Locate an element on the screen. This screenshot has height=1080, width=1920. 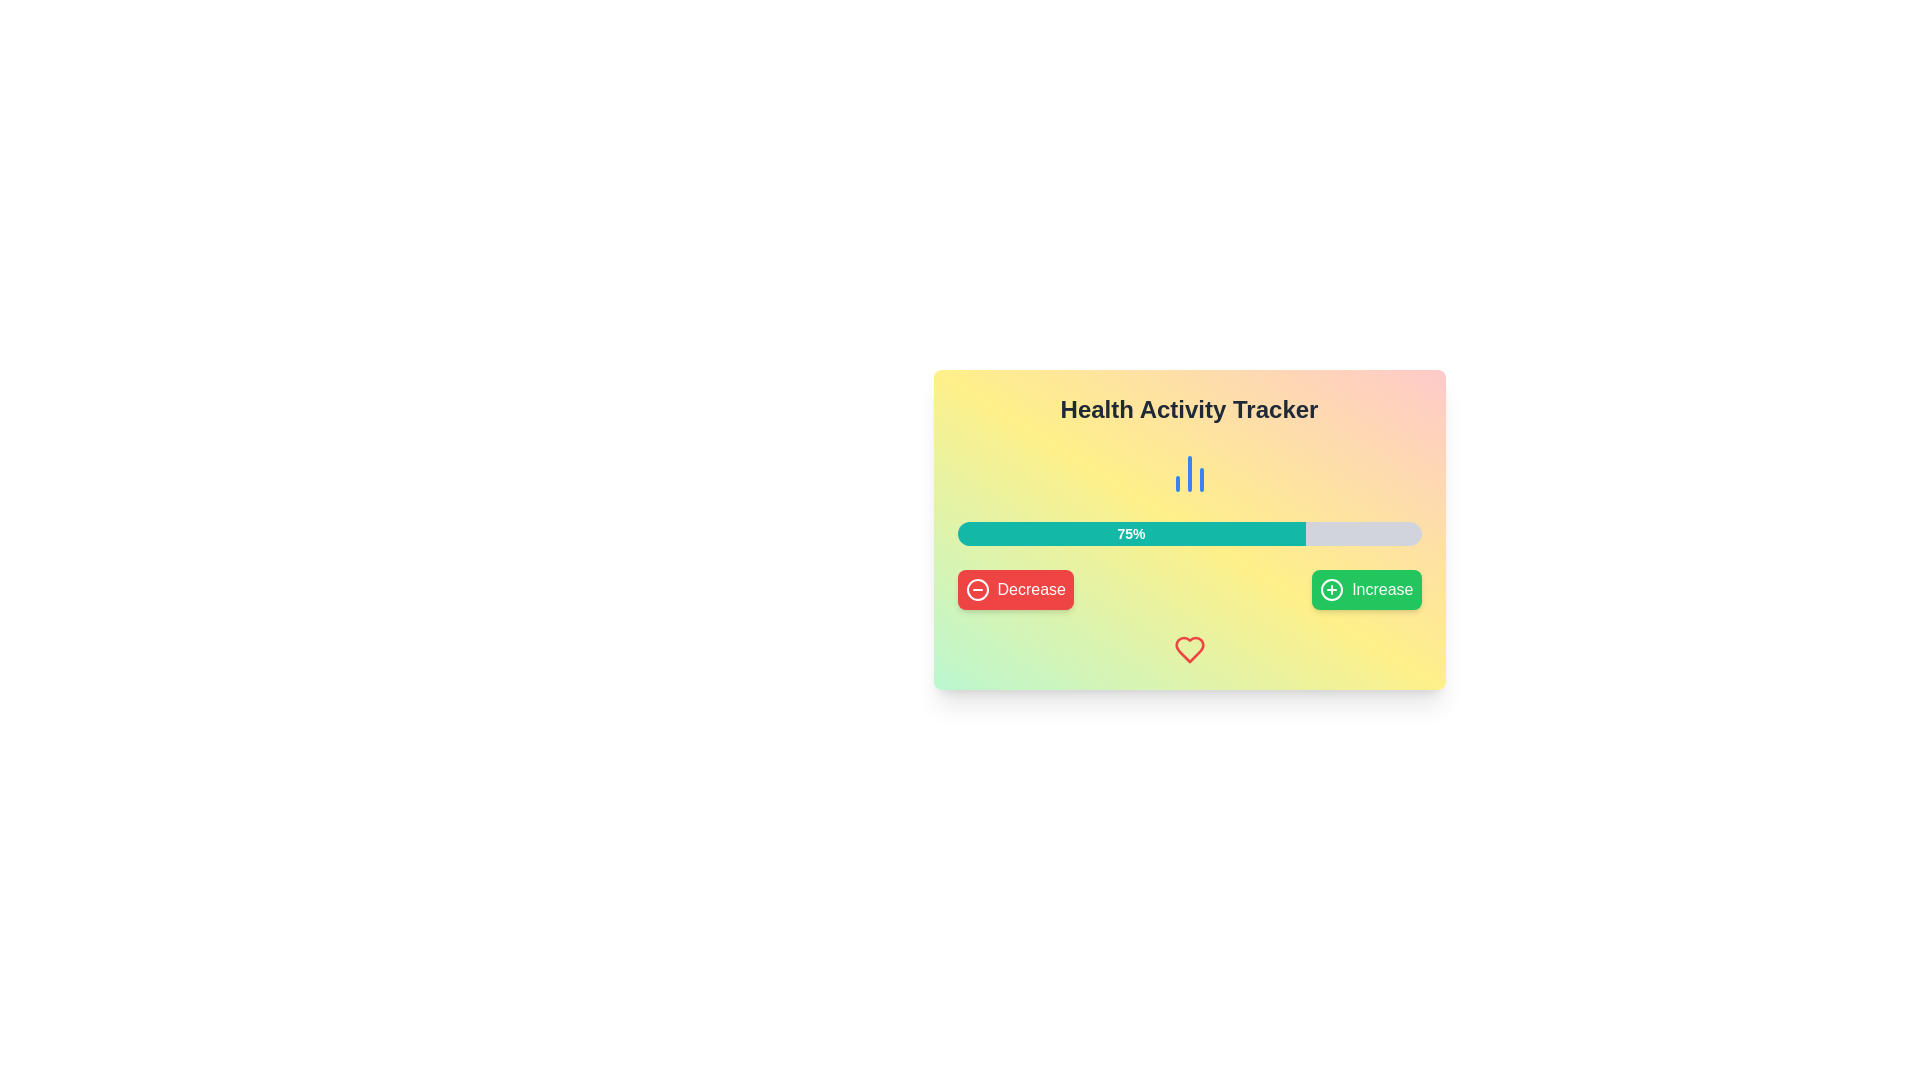
the Text Label at the top of the health activity tracker display, which serves as a title or heading for the content is located at coordinates (1189, 408).